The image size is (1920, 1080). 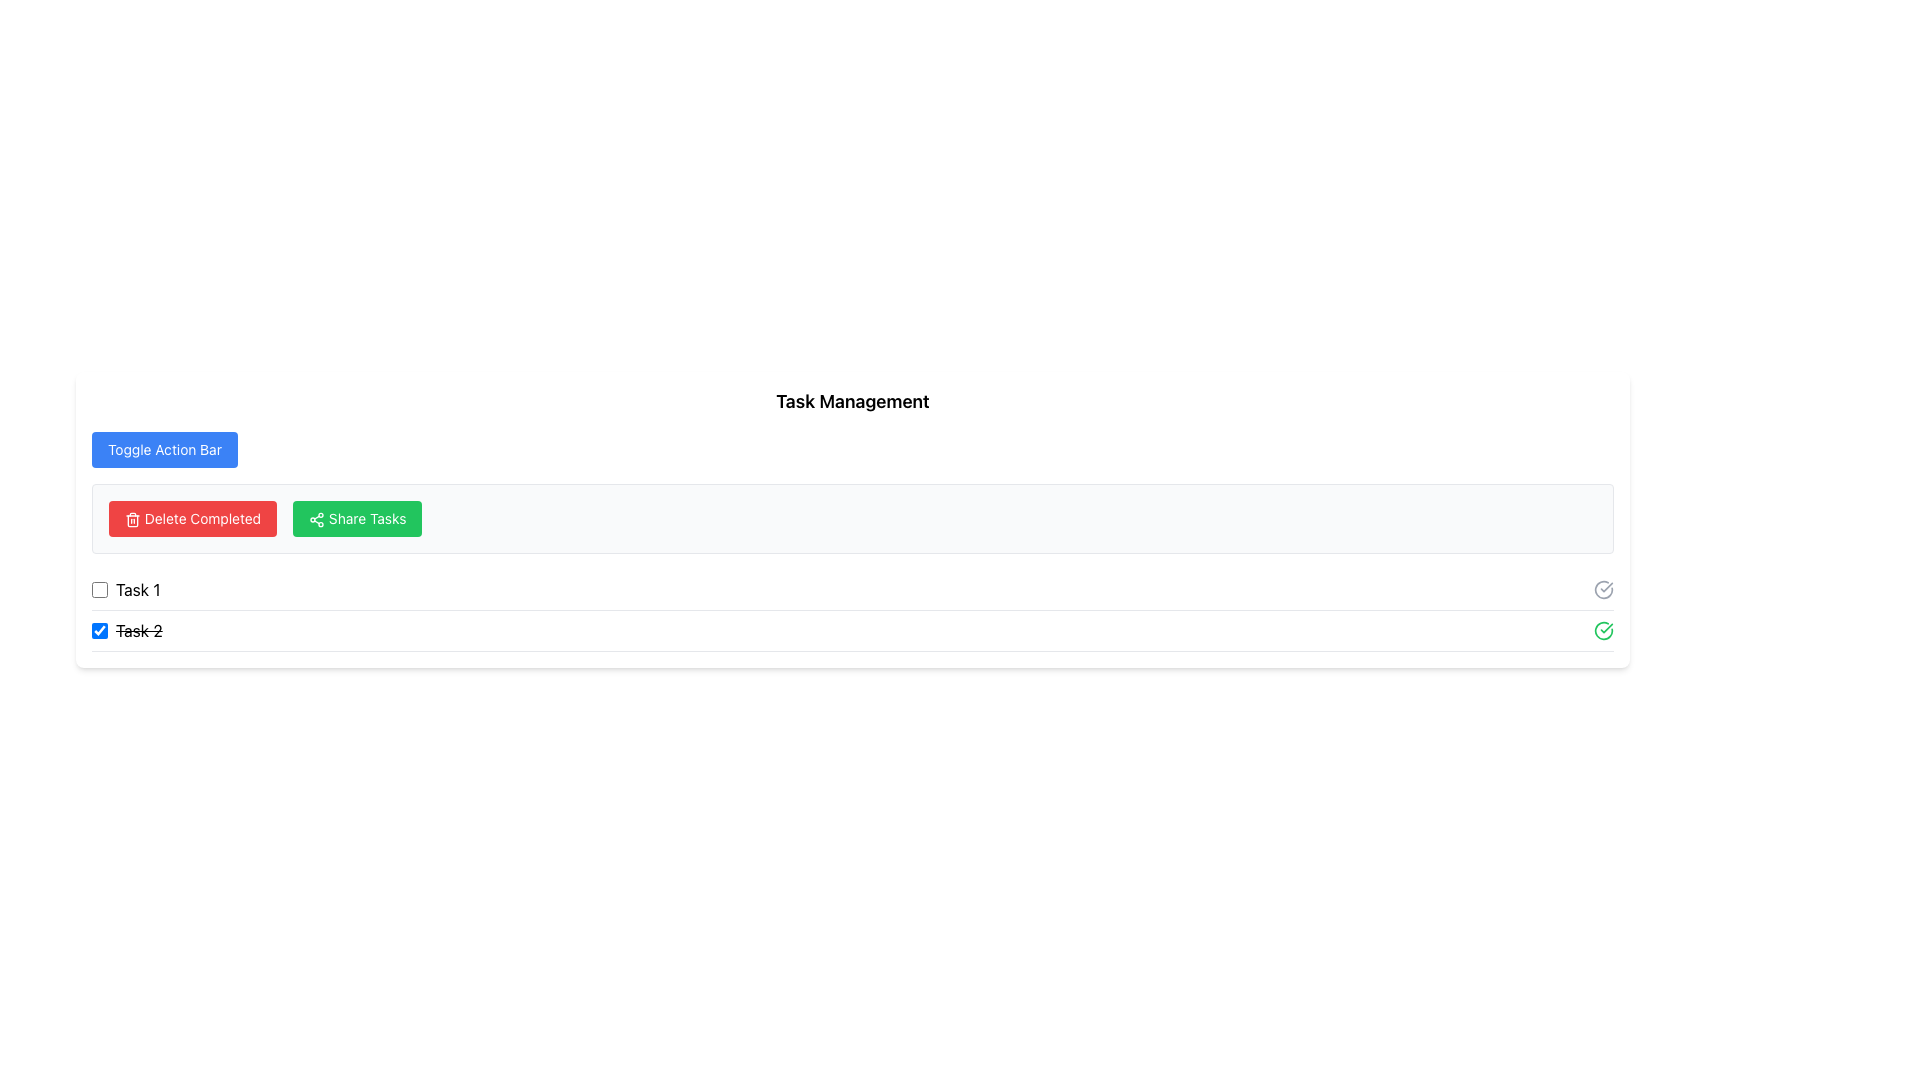 What do you see at coordinates (137, 589) in the screenshot?
I see `text of the Text Label that contains 'Task 1', which is styled as plain text and is located to the immediate right of the checkbox element` at bounding box center [137, 589].